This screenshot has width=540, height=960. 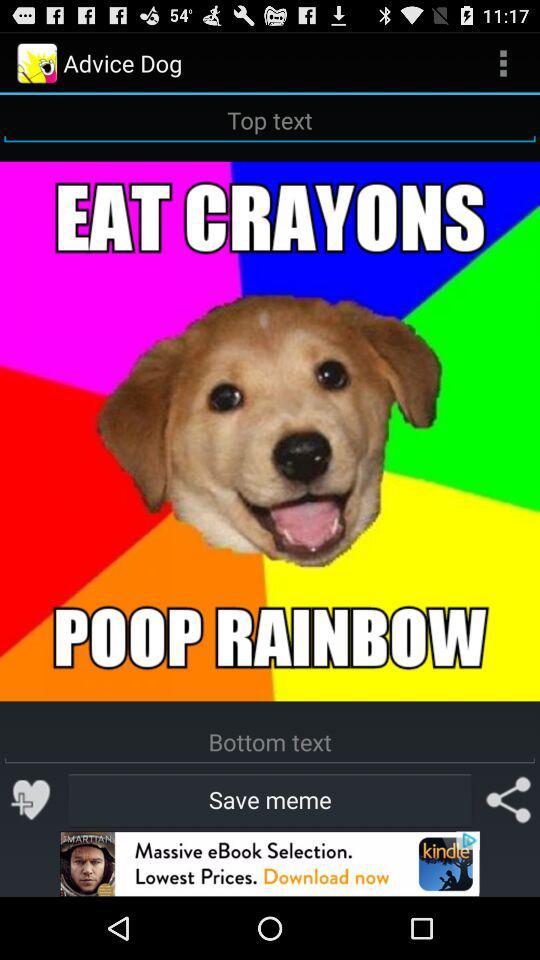 I want to click on advertisement, so click(x=270, y=863).